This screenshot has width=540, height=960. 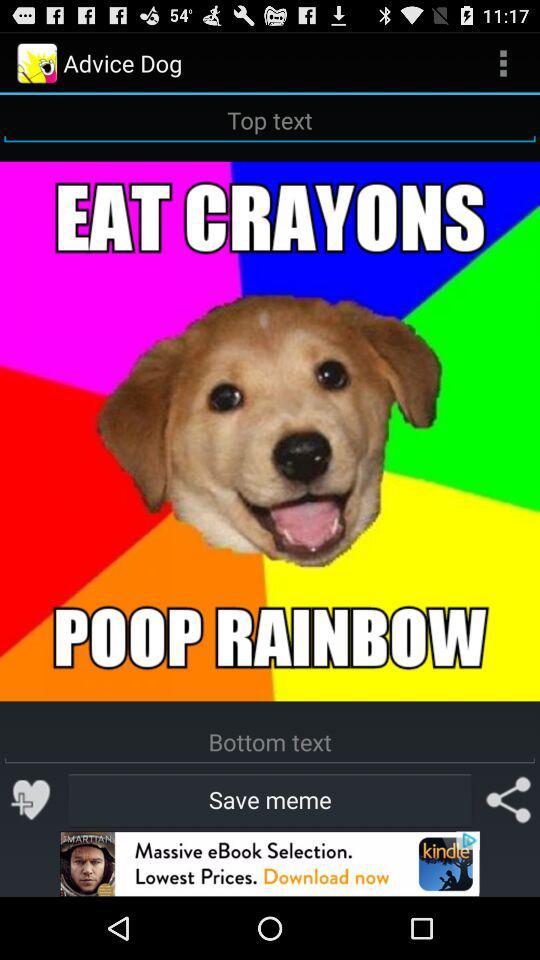 I want to click on advertisement, so click(x=270, y=863).